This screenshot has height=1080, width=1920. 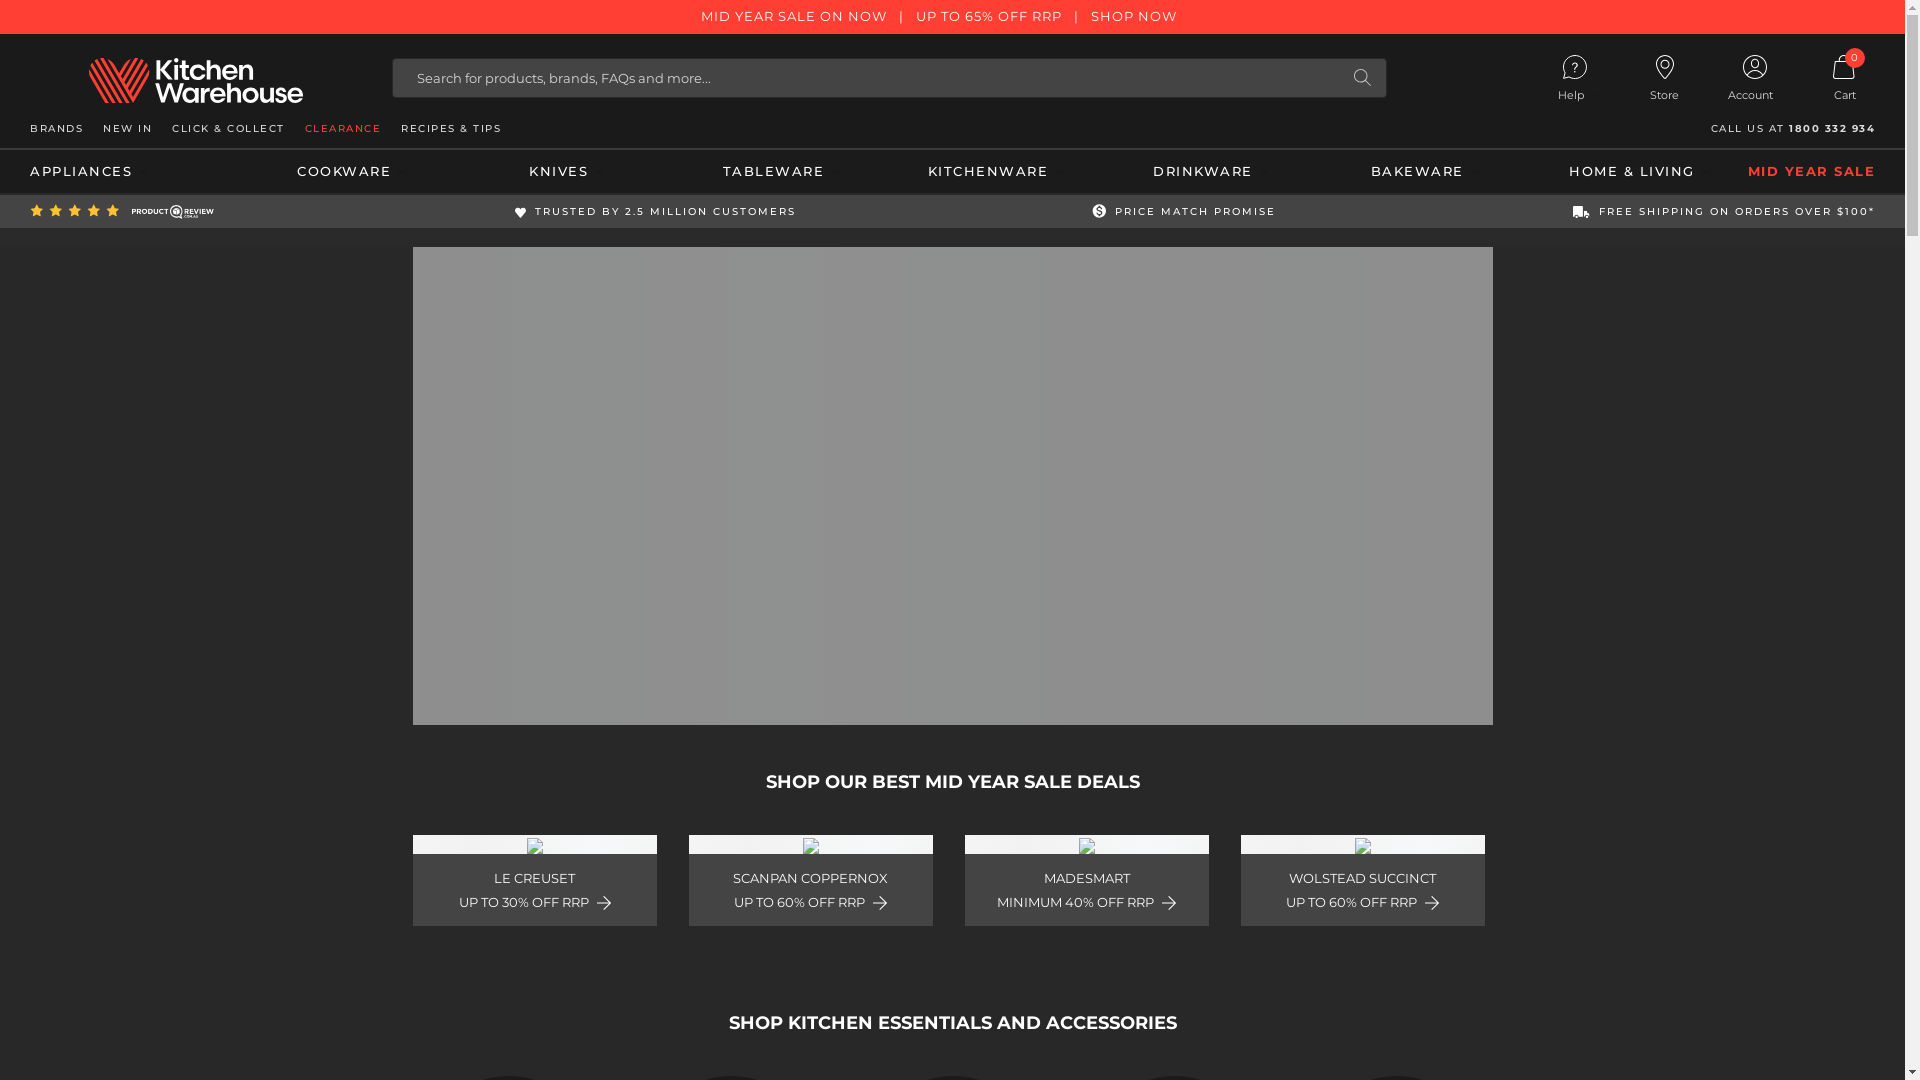 What do you see at coordinates (450, 128) in the screenshot?
I see `'RECIPES & TIPS'` at bounding box center [450, 128].